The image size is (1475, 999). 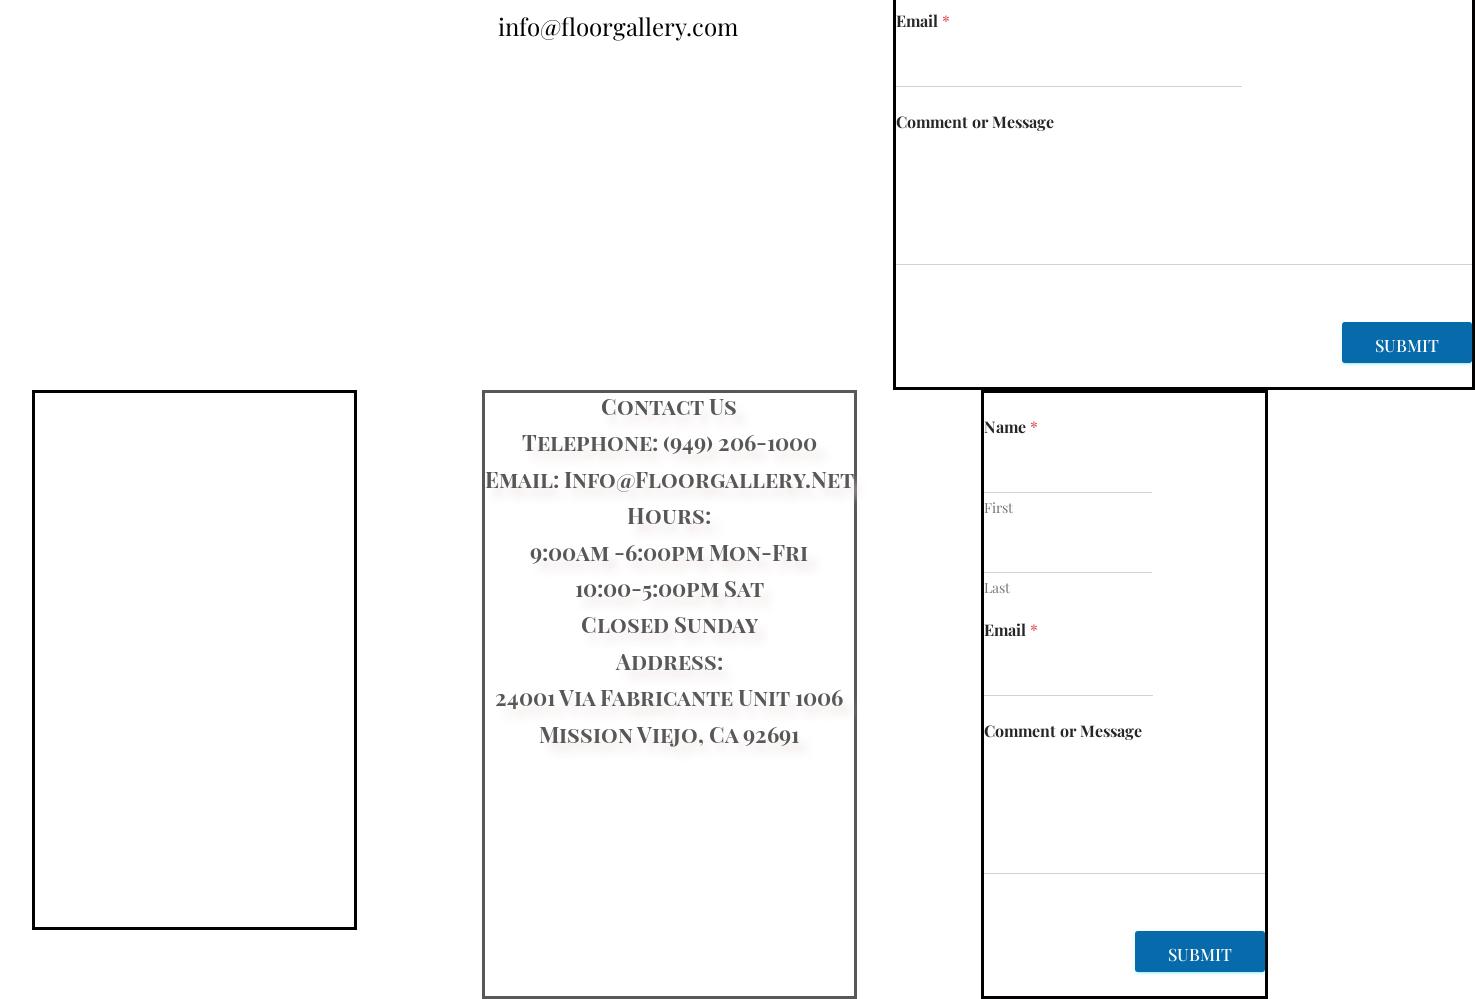 I want to click on 'Closed Sunday', so click(x=668, y=622).